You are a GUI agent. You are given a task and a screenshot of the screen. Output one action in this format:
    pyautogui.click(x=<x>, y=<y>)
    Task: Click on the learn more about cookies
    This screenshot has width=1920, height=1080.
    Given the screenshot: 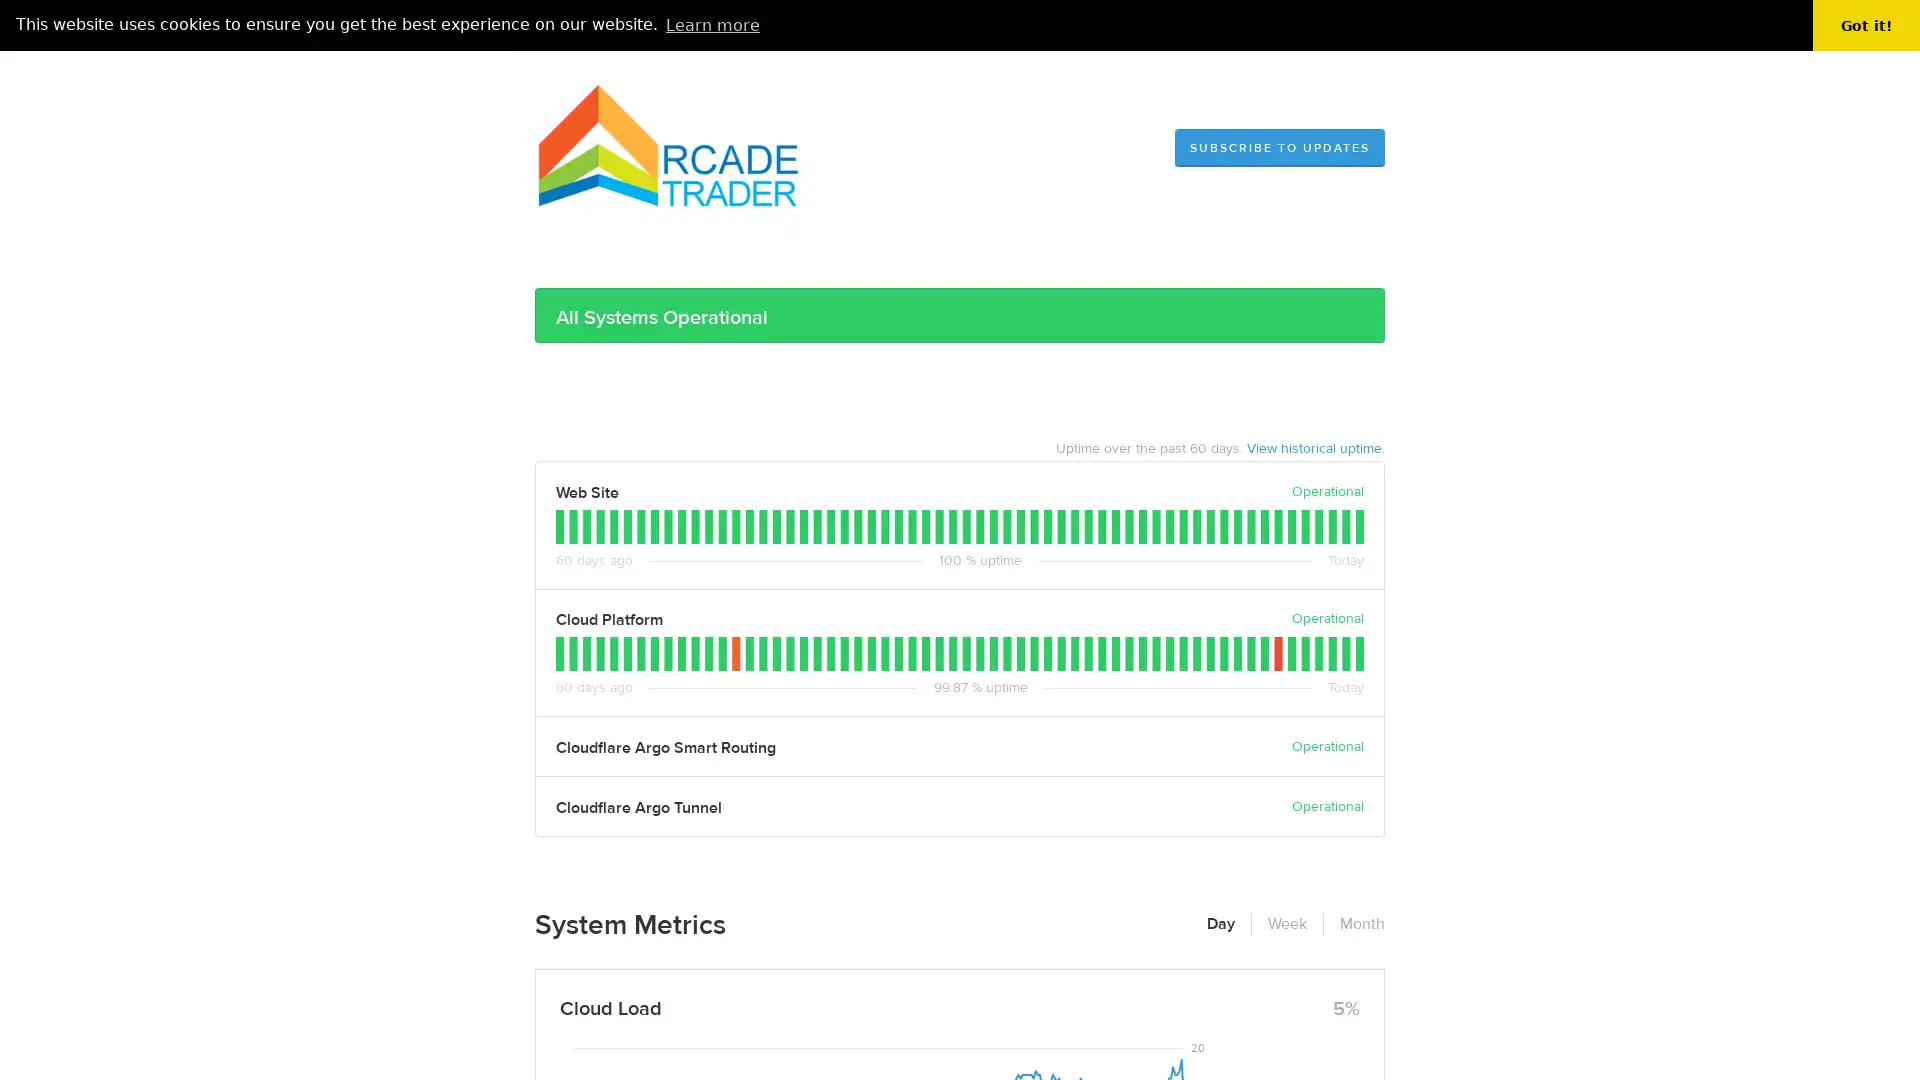 What is the action you would take?
    pyautogui.click(x=713, y=24)
    